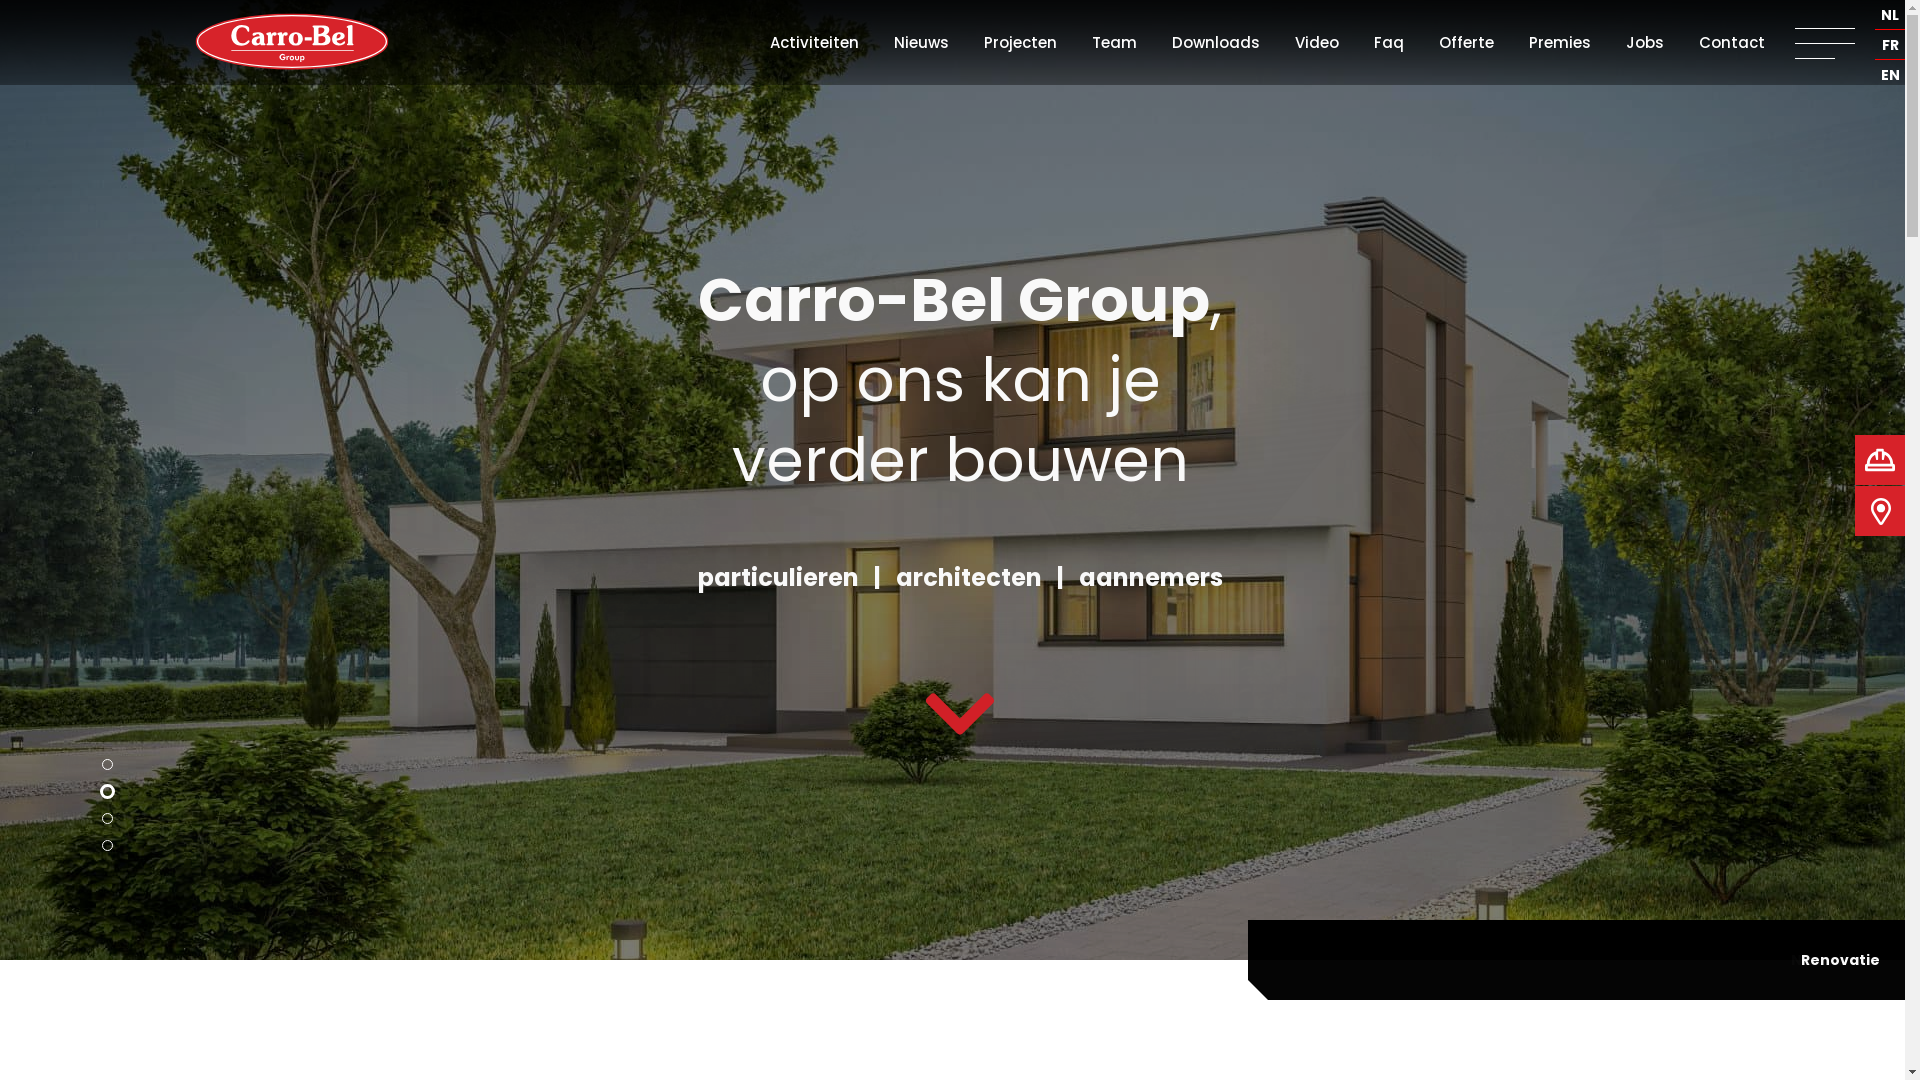 The width and height of the screenshot is (1920, 1080). I want to click on 'Faq', so click(1387, 42).